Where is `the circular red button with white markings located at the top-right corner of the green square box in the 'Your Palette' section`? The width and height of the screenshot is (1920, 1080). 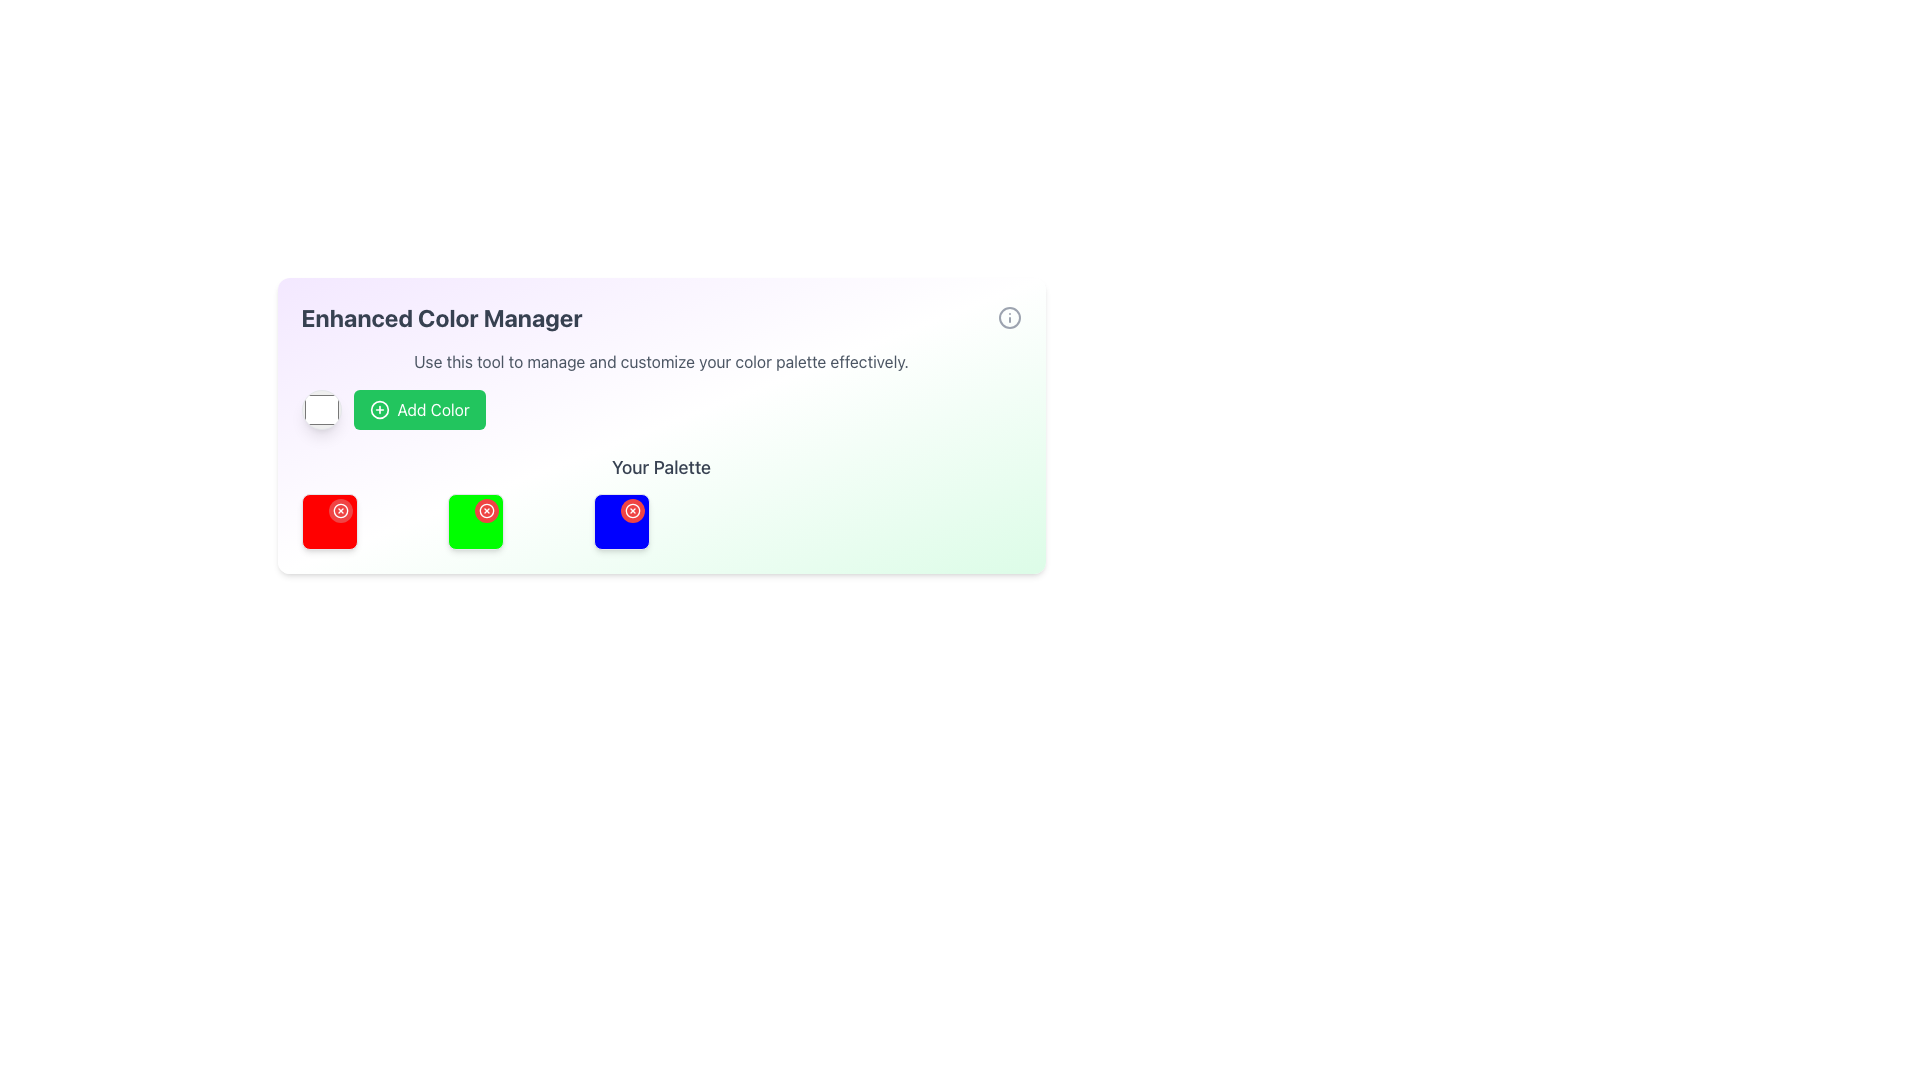
the circular red button with white markings located at the top-right corner of the green square box in the 'Your Palette' section is located at coordinates (486, 509).